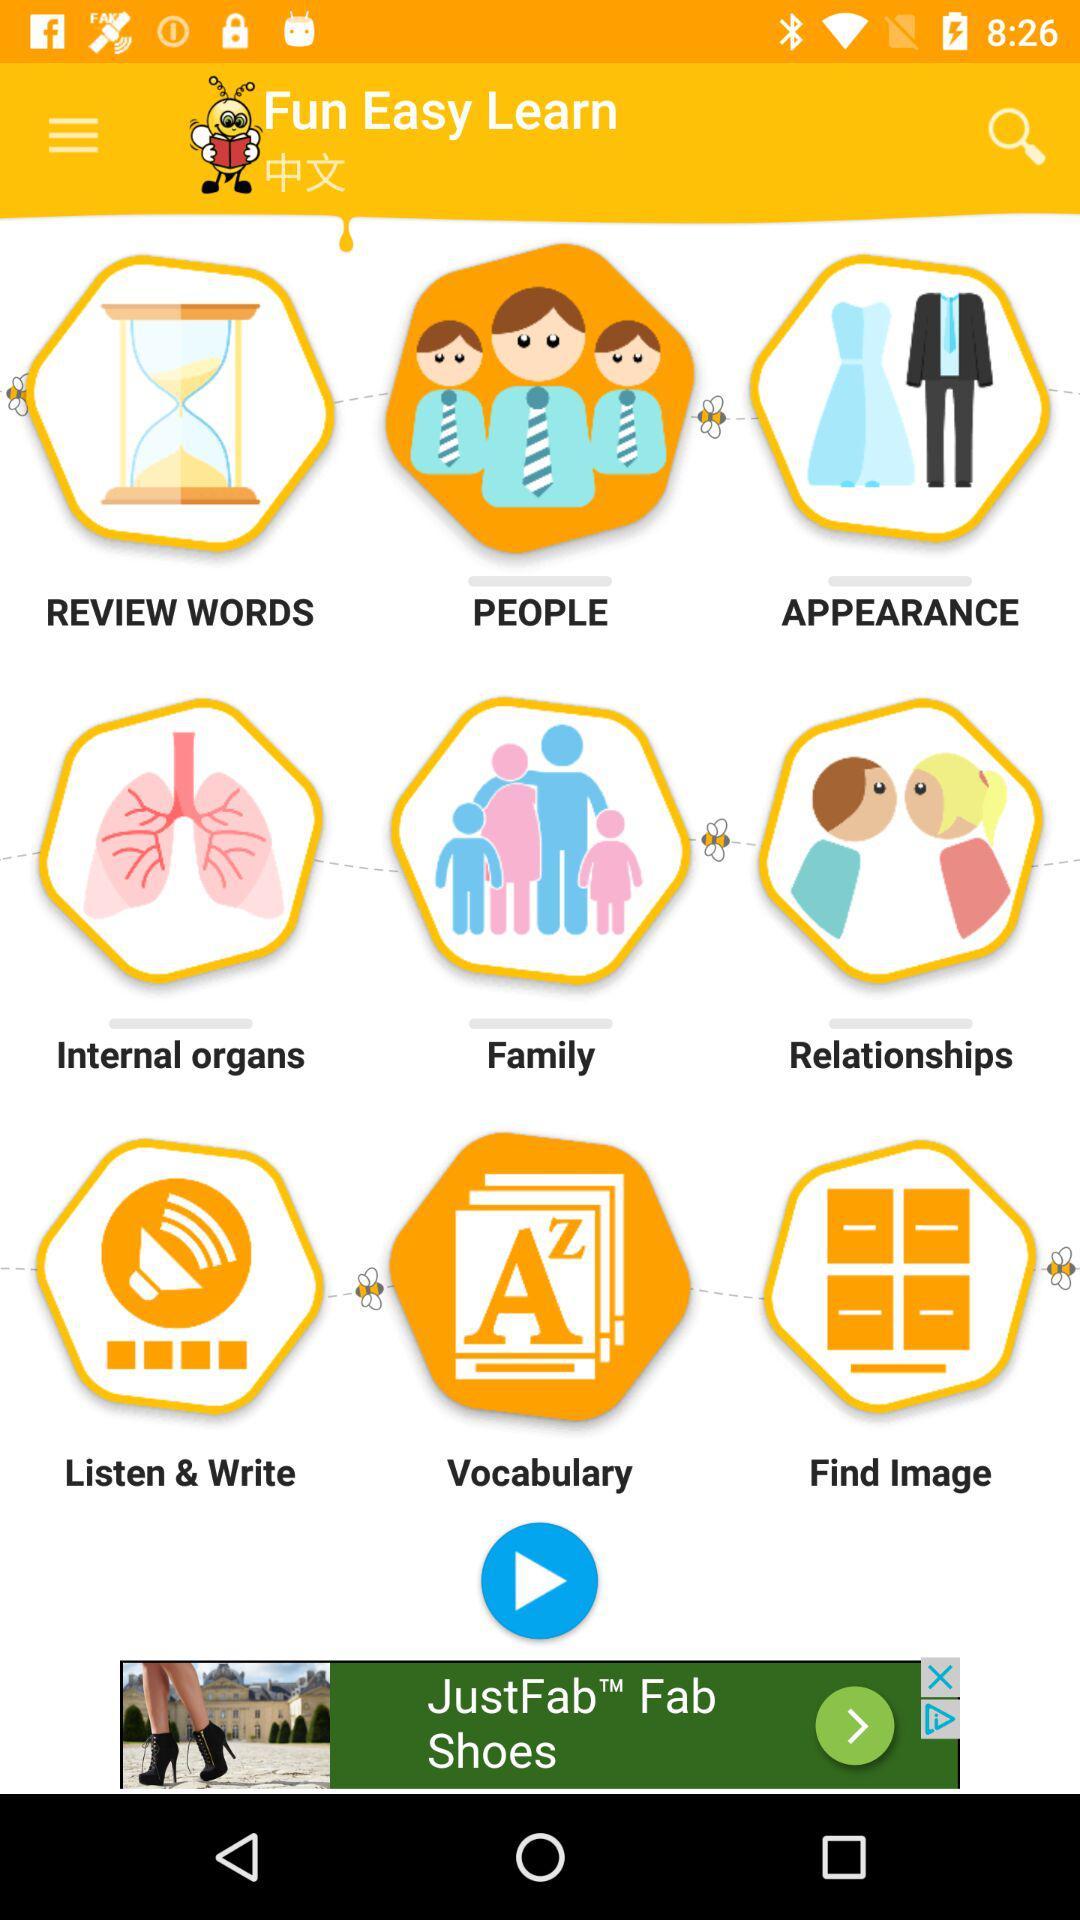  Describe the element at coordinates (538, 1582) in the screenshot. I see `the play icon` at that location.